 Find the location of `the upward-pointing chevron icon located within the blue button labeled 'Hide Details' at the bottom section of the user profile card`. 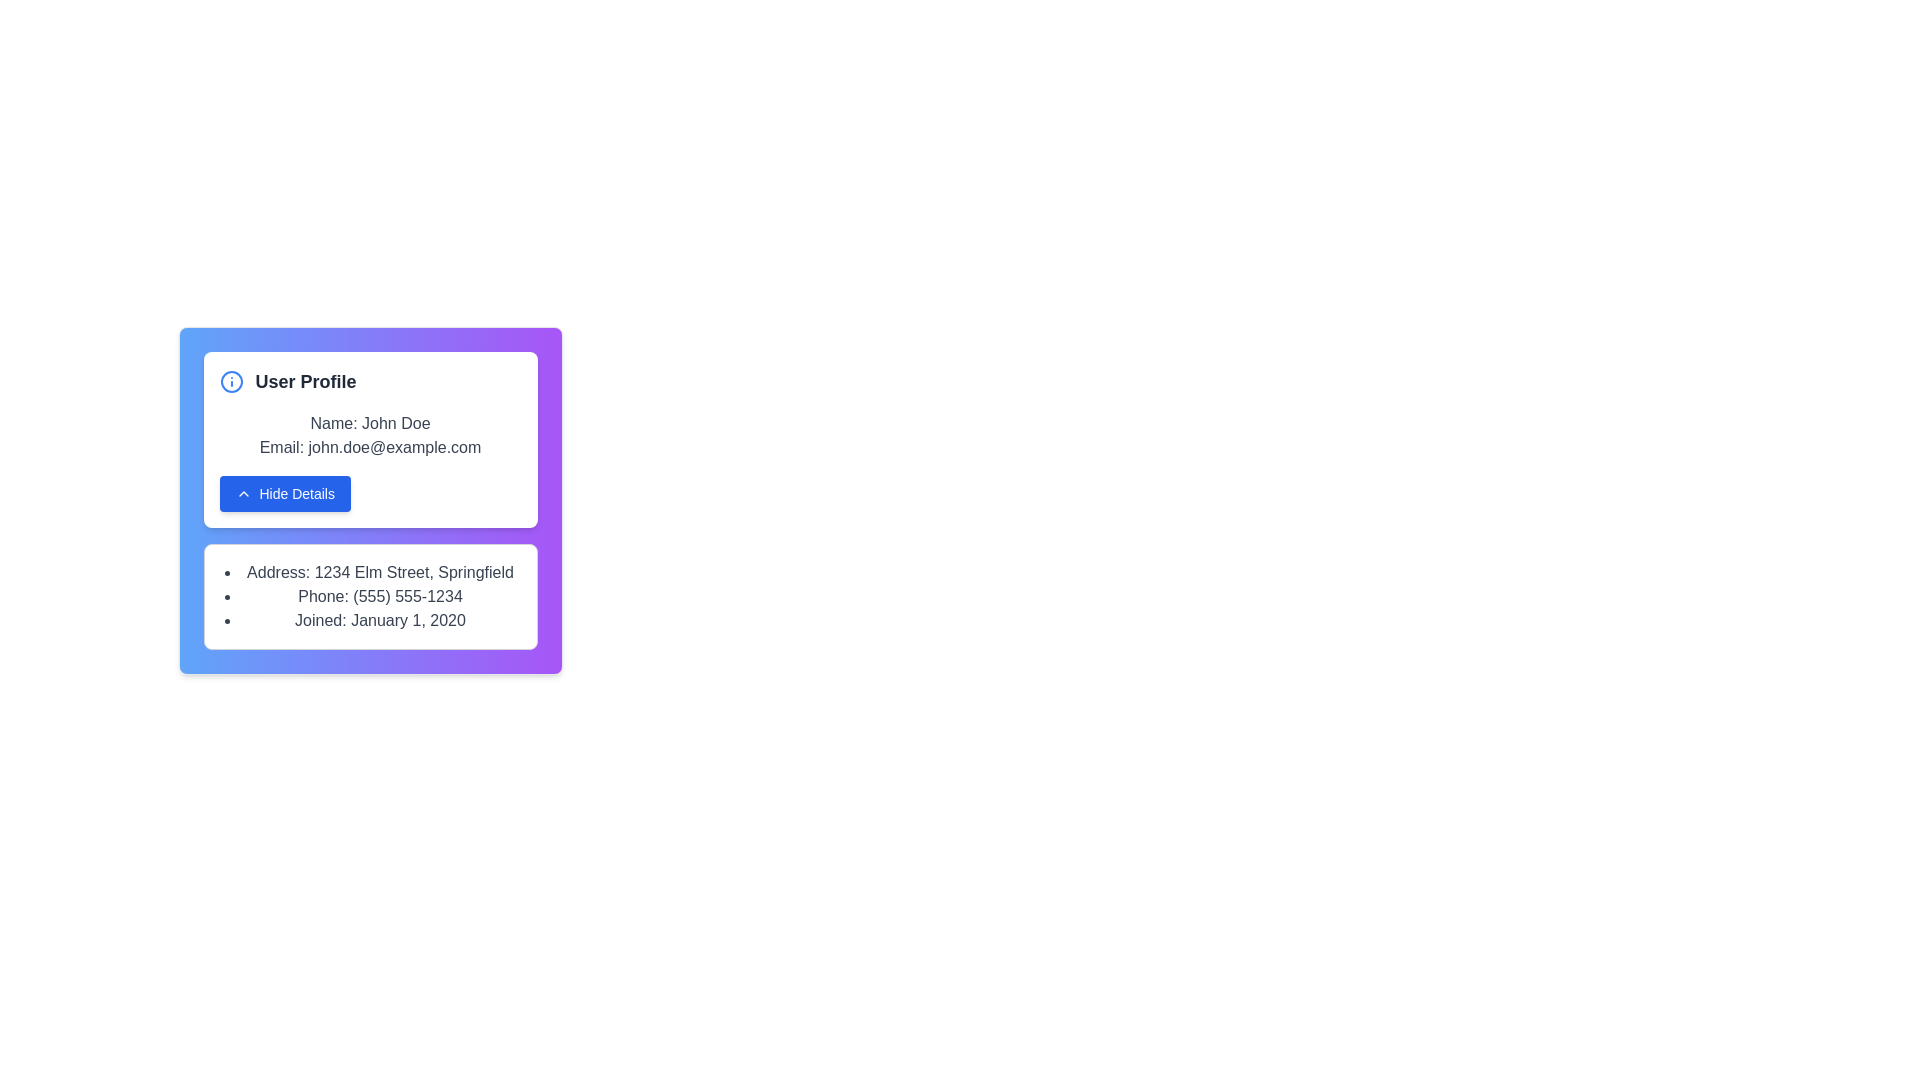

the upward-pointing chevron icon located within the blue button labeled 'Hide Details' at the bottom section of the user profile card is located at coordinates (242, 493).